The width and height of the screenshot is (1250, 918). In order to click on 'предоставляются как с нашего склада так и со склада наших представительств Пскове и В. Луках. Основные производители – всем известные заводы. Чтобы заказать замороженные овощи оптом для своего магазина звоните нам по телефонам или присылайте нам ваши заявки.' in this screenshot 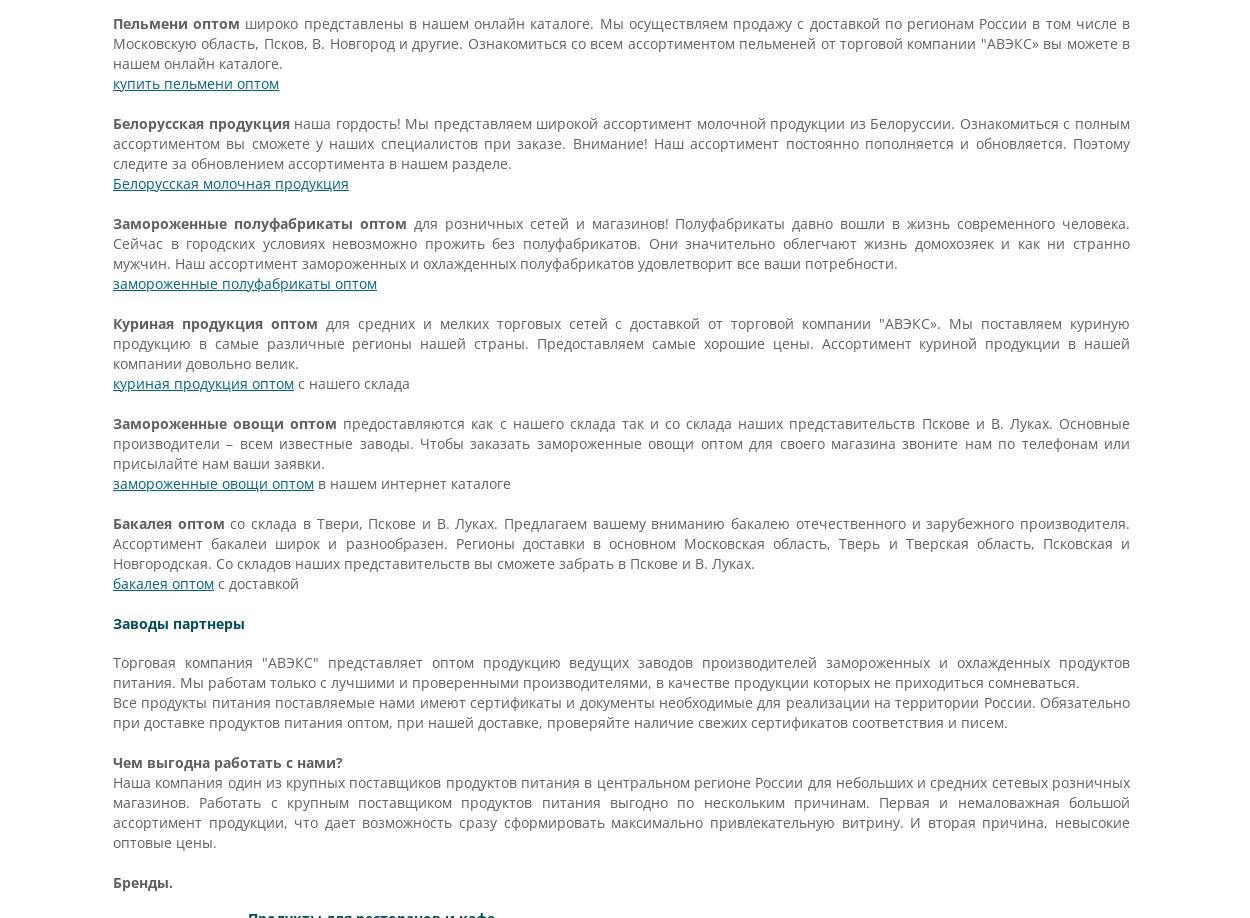, I will do `click(111, 442)`.